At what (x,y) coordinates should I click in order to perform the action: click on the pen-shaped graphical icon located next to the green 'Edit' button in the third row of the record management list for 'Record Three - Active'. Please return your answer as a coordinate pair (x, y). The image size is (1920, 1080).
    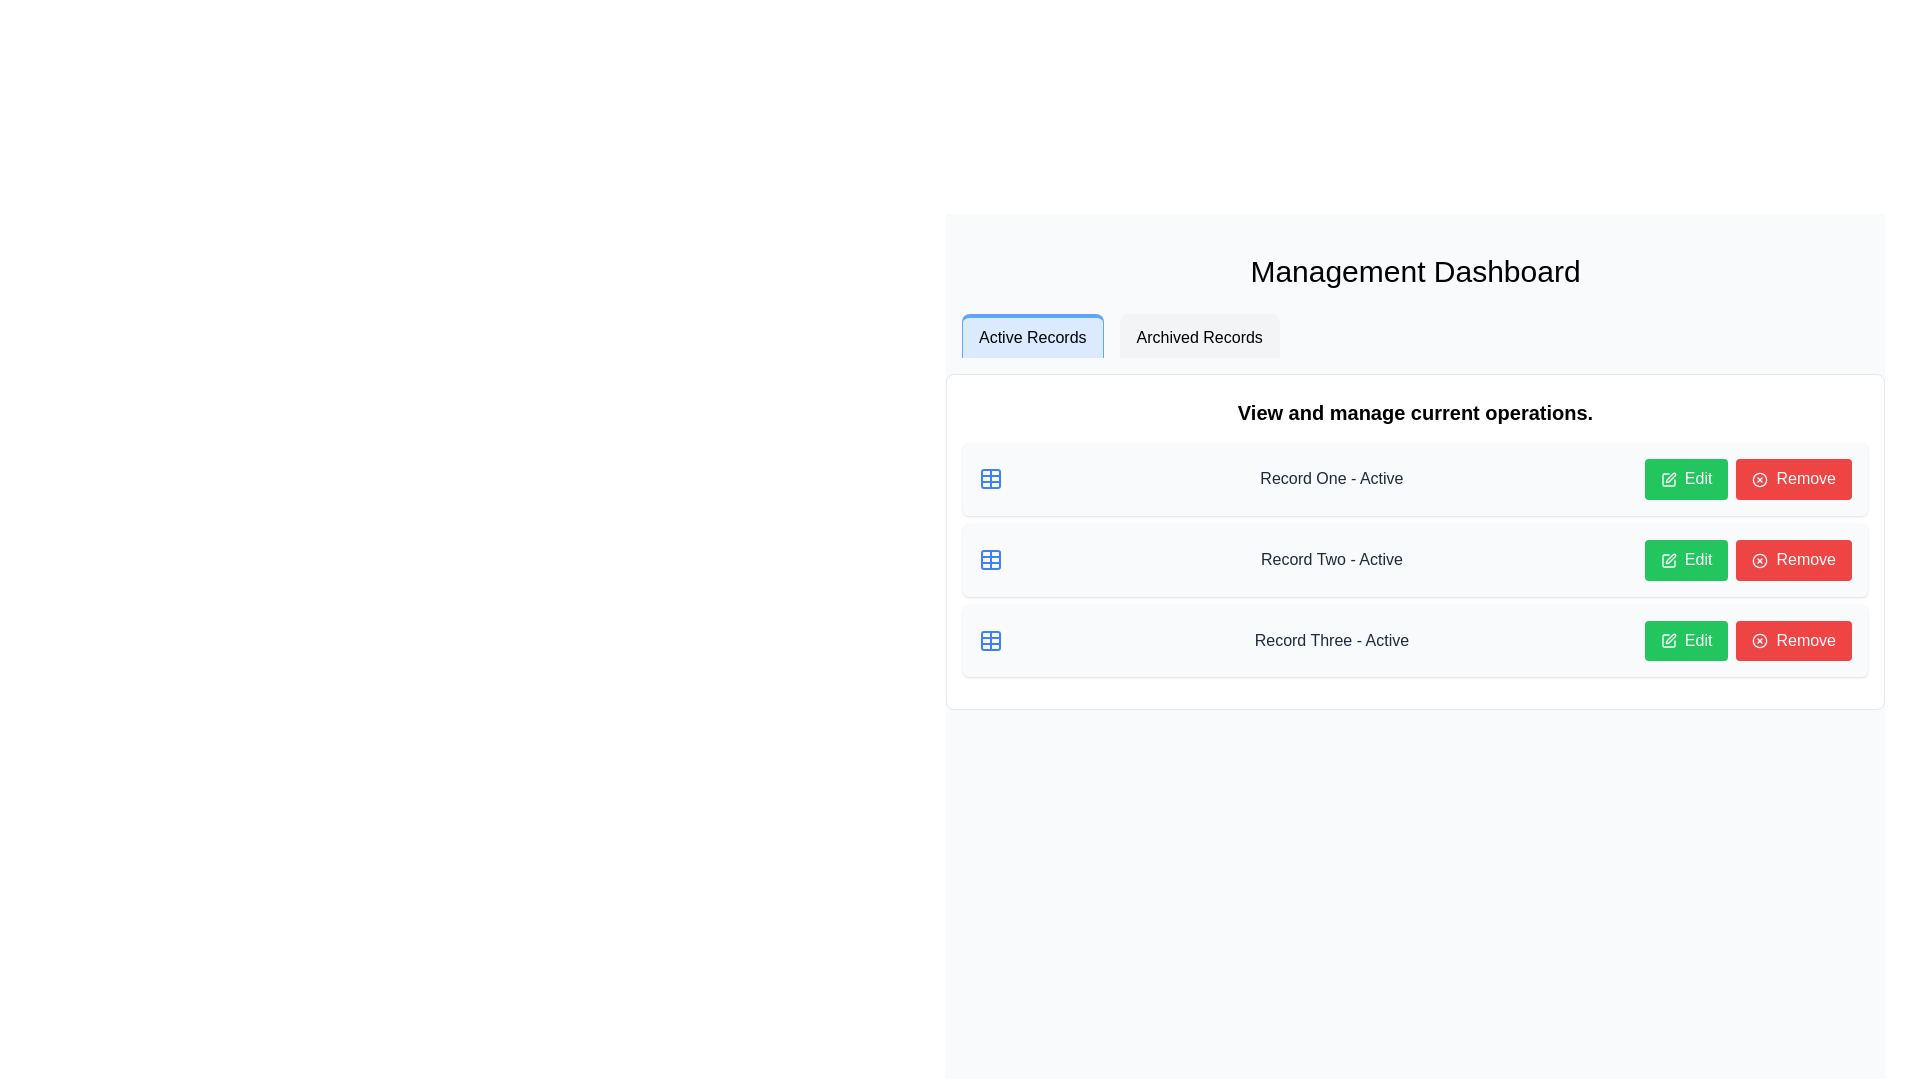
    Looking at the image, I should click on (1670, 639).